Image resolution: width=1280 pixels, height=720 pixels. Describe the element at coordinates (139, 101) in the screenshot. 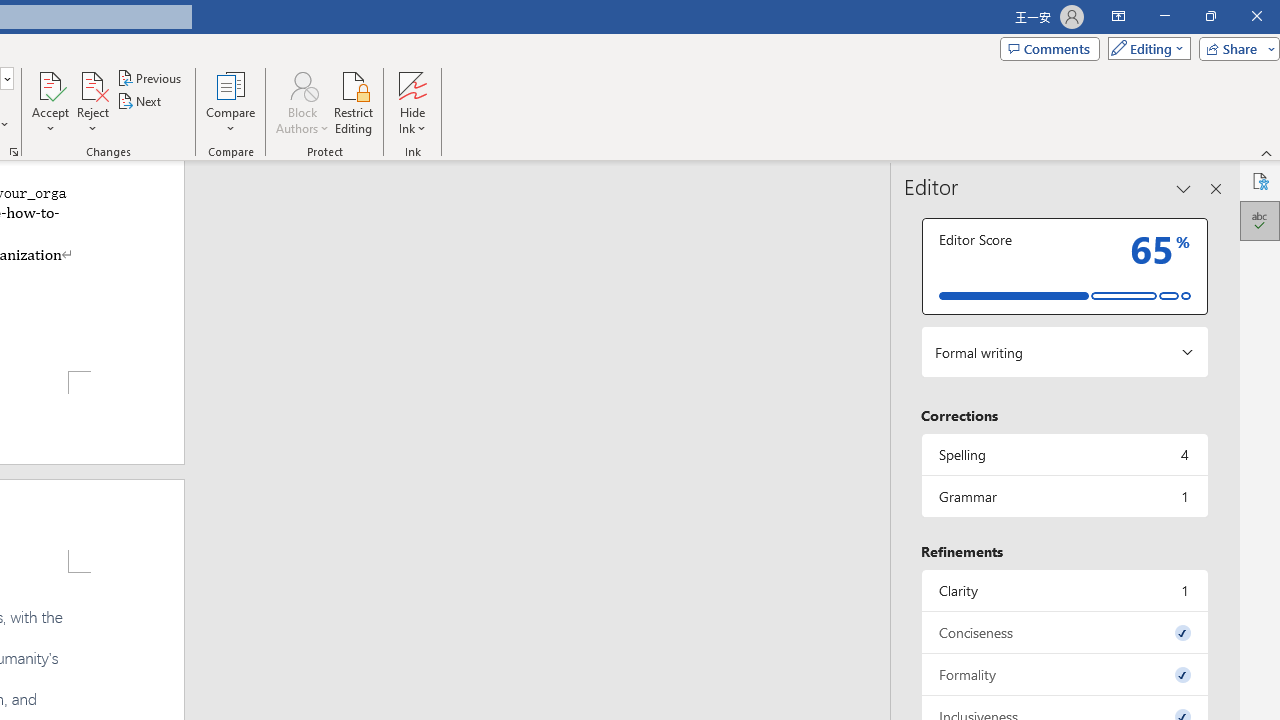

I see `'Next'` at that location.